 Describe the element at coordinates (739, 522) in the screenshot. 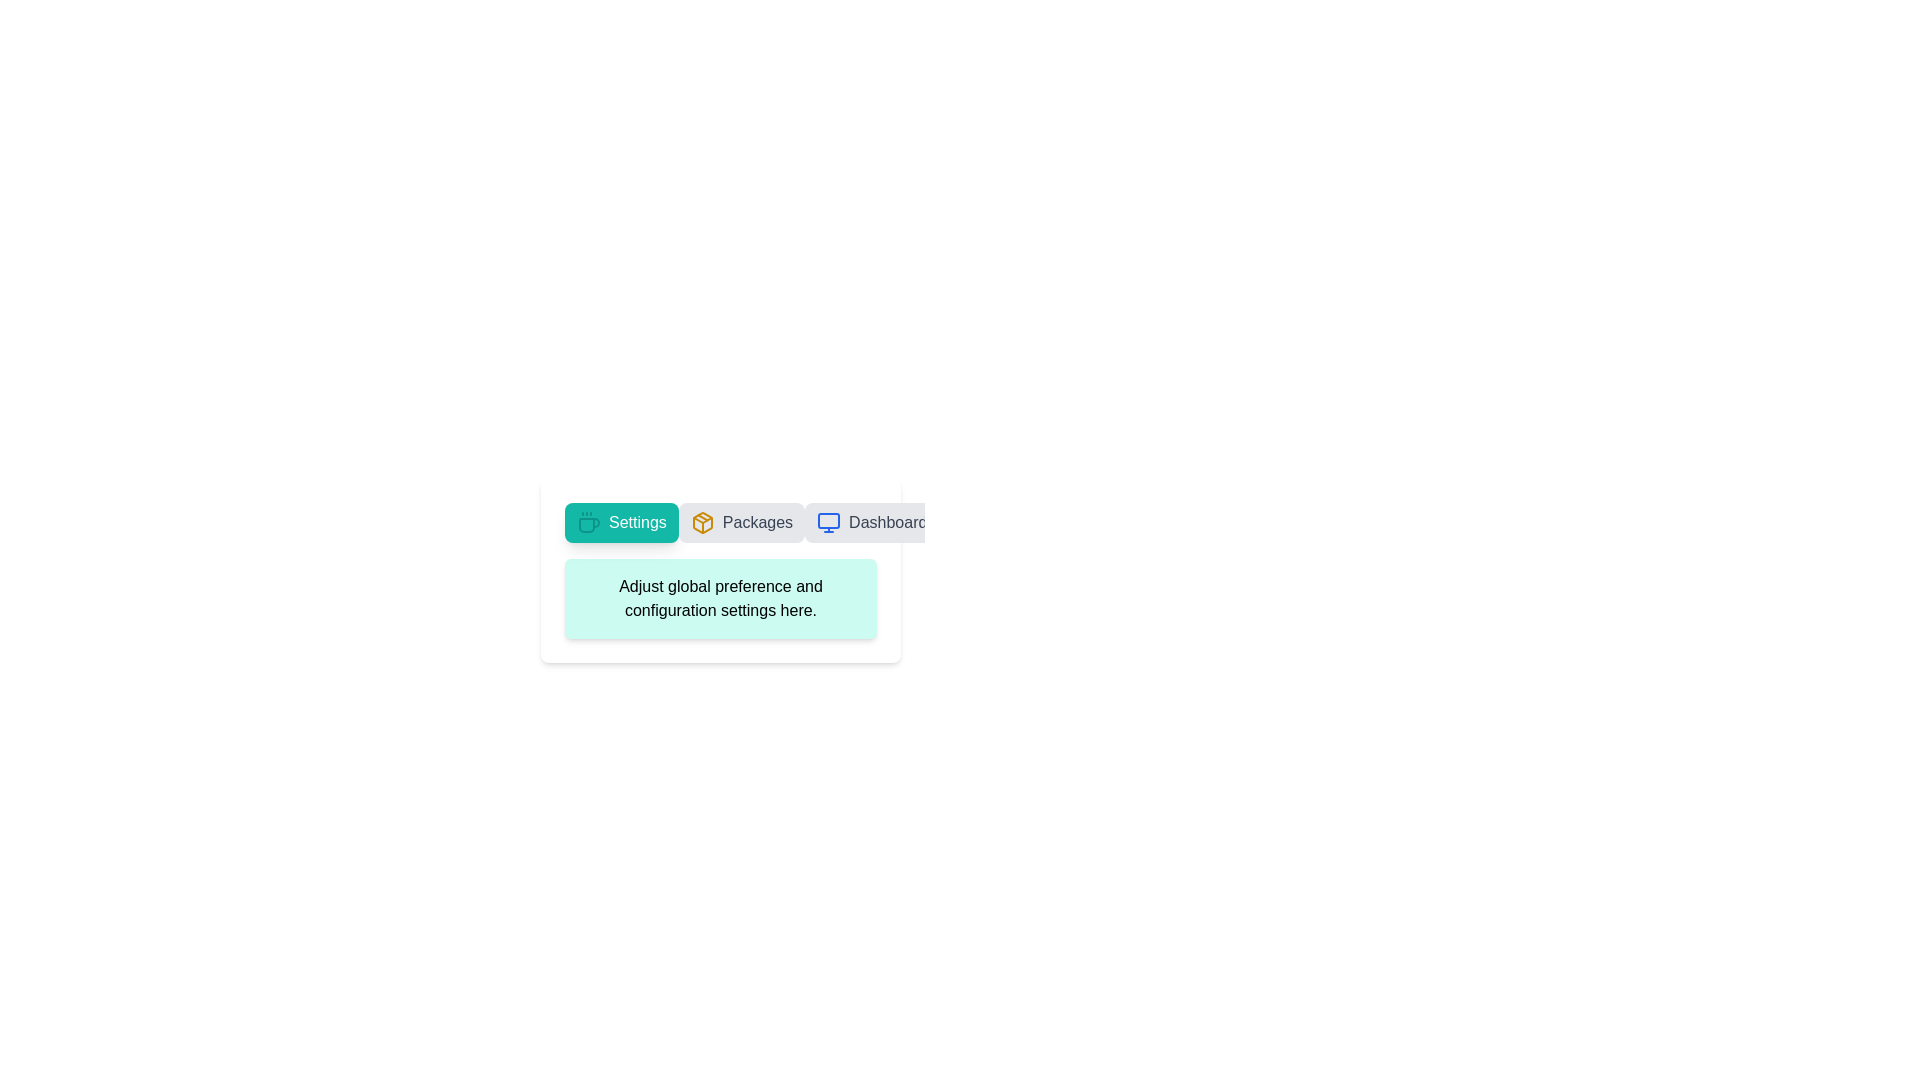

I see `the tab Packages and interact with its content` at that location.